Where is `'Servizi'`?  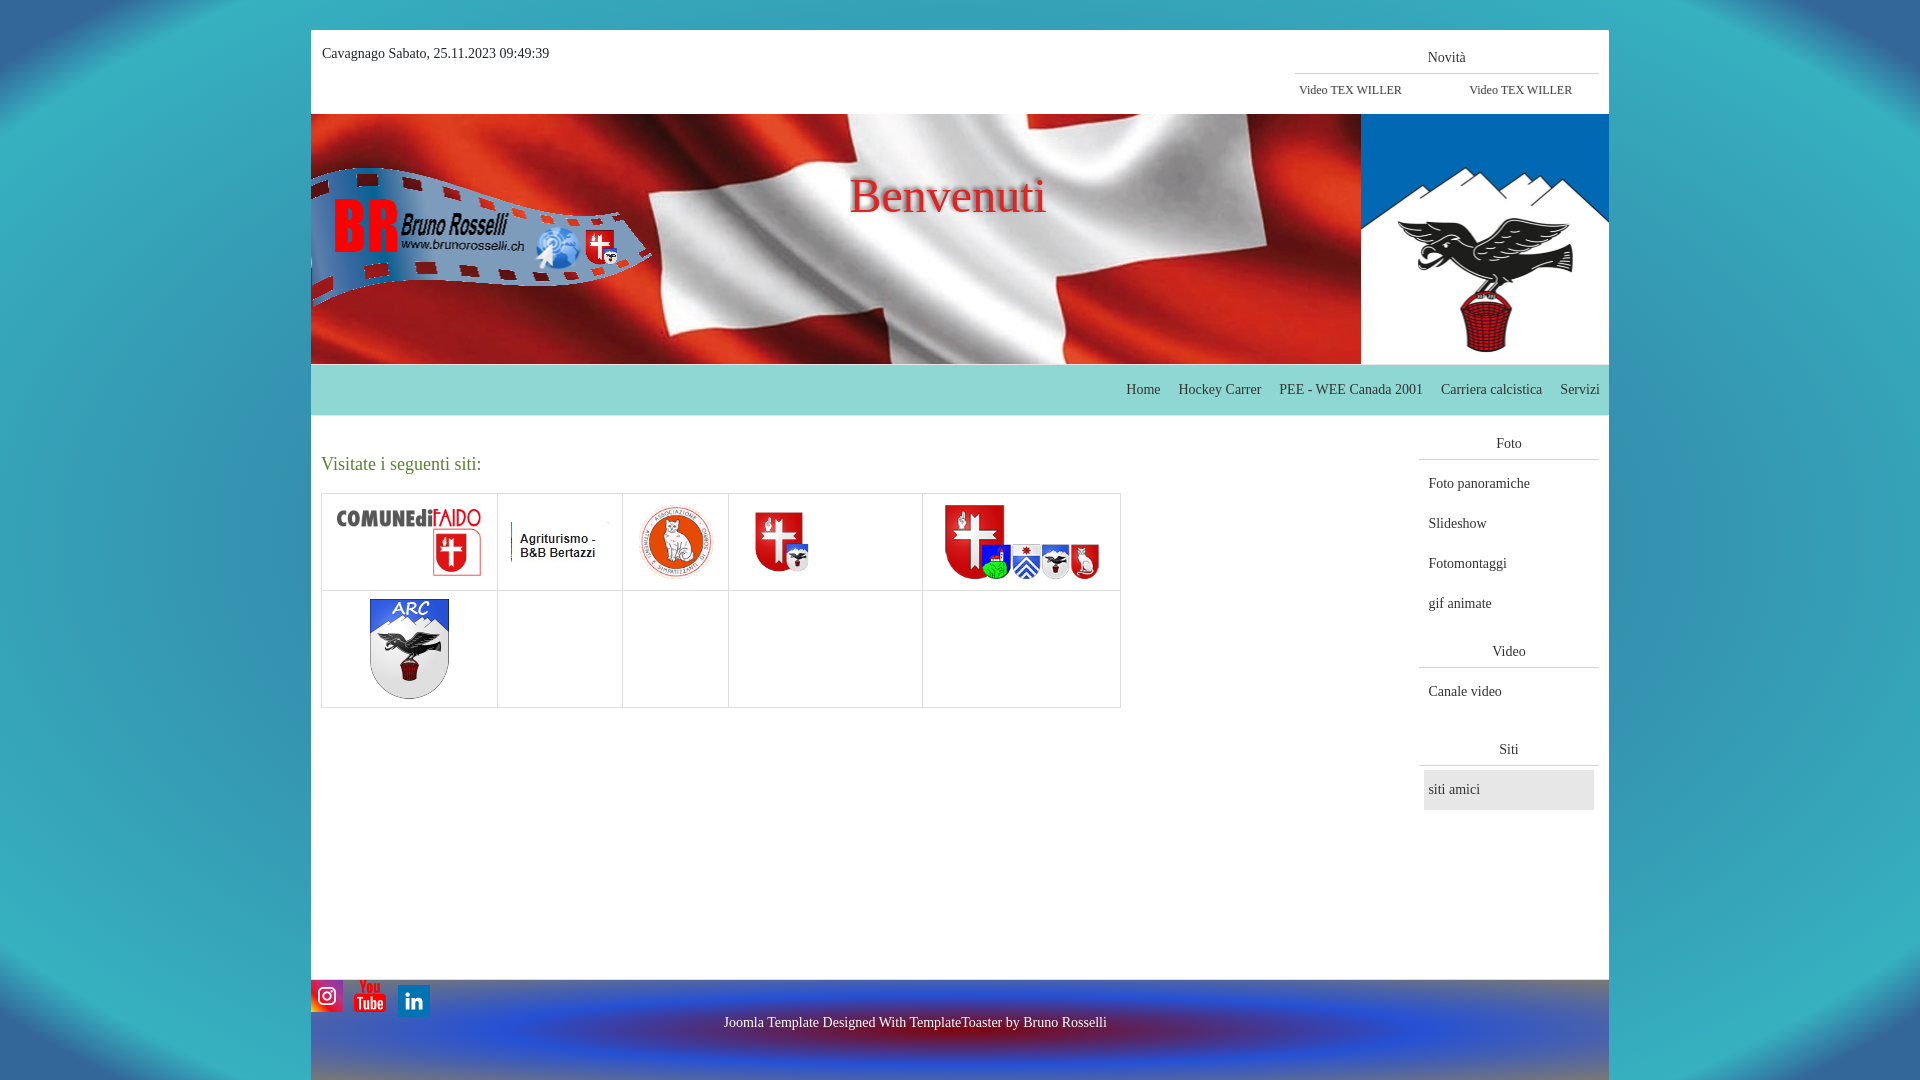
'Servizi' is located at coordinates (1578, 389).